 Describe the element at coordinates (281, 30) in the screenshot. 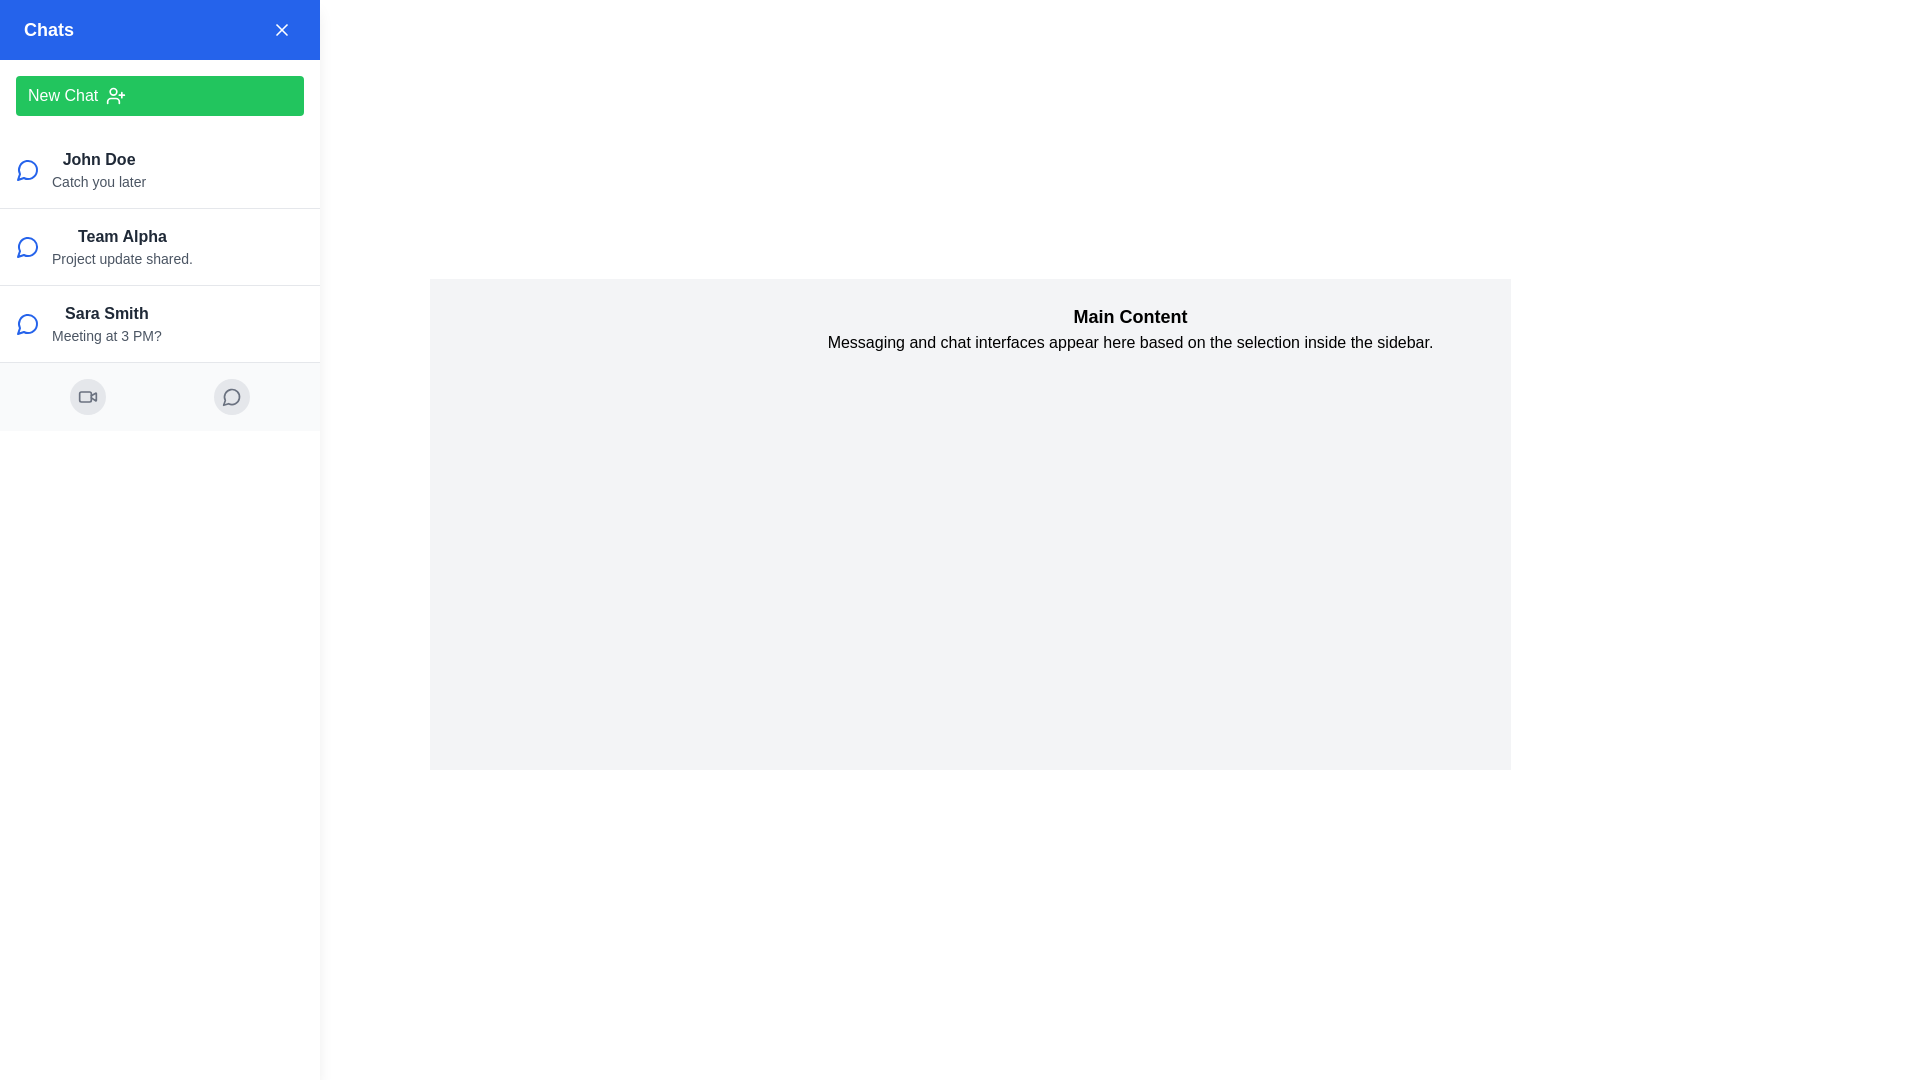

I see `the close icon located in the top-right corner of the 'Chats' sidebar header` at that location.